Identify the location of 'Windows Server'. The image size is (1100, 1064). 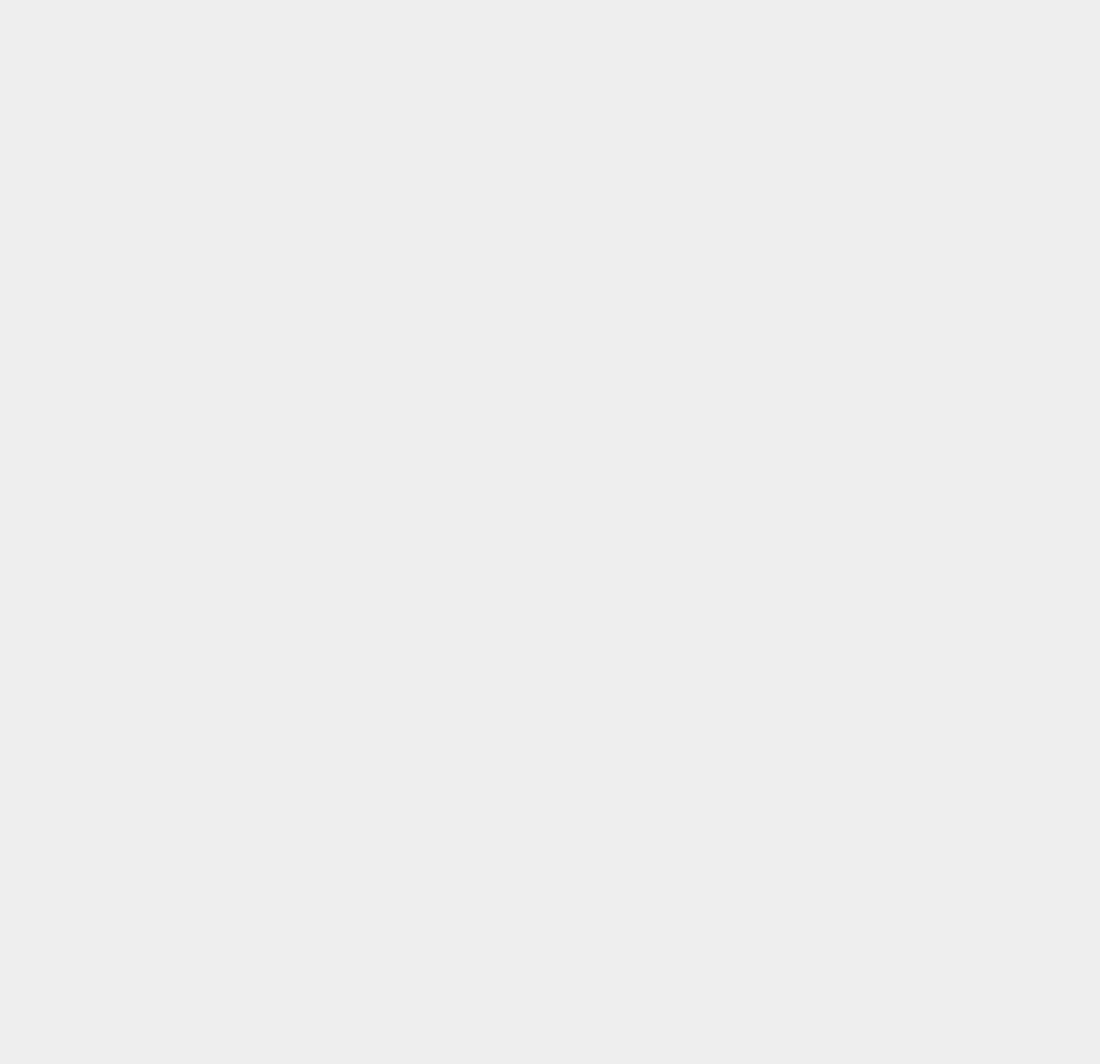
(826, 954).